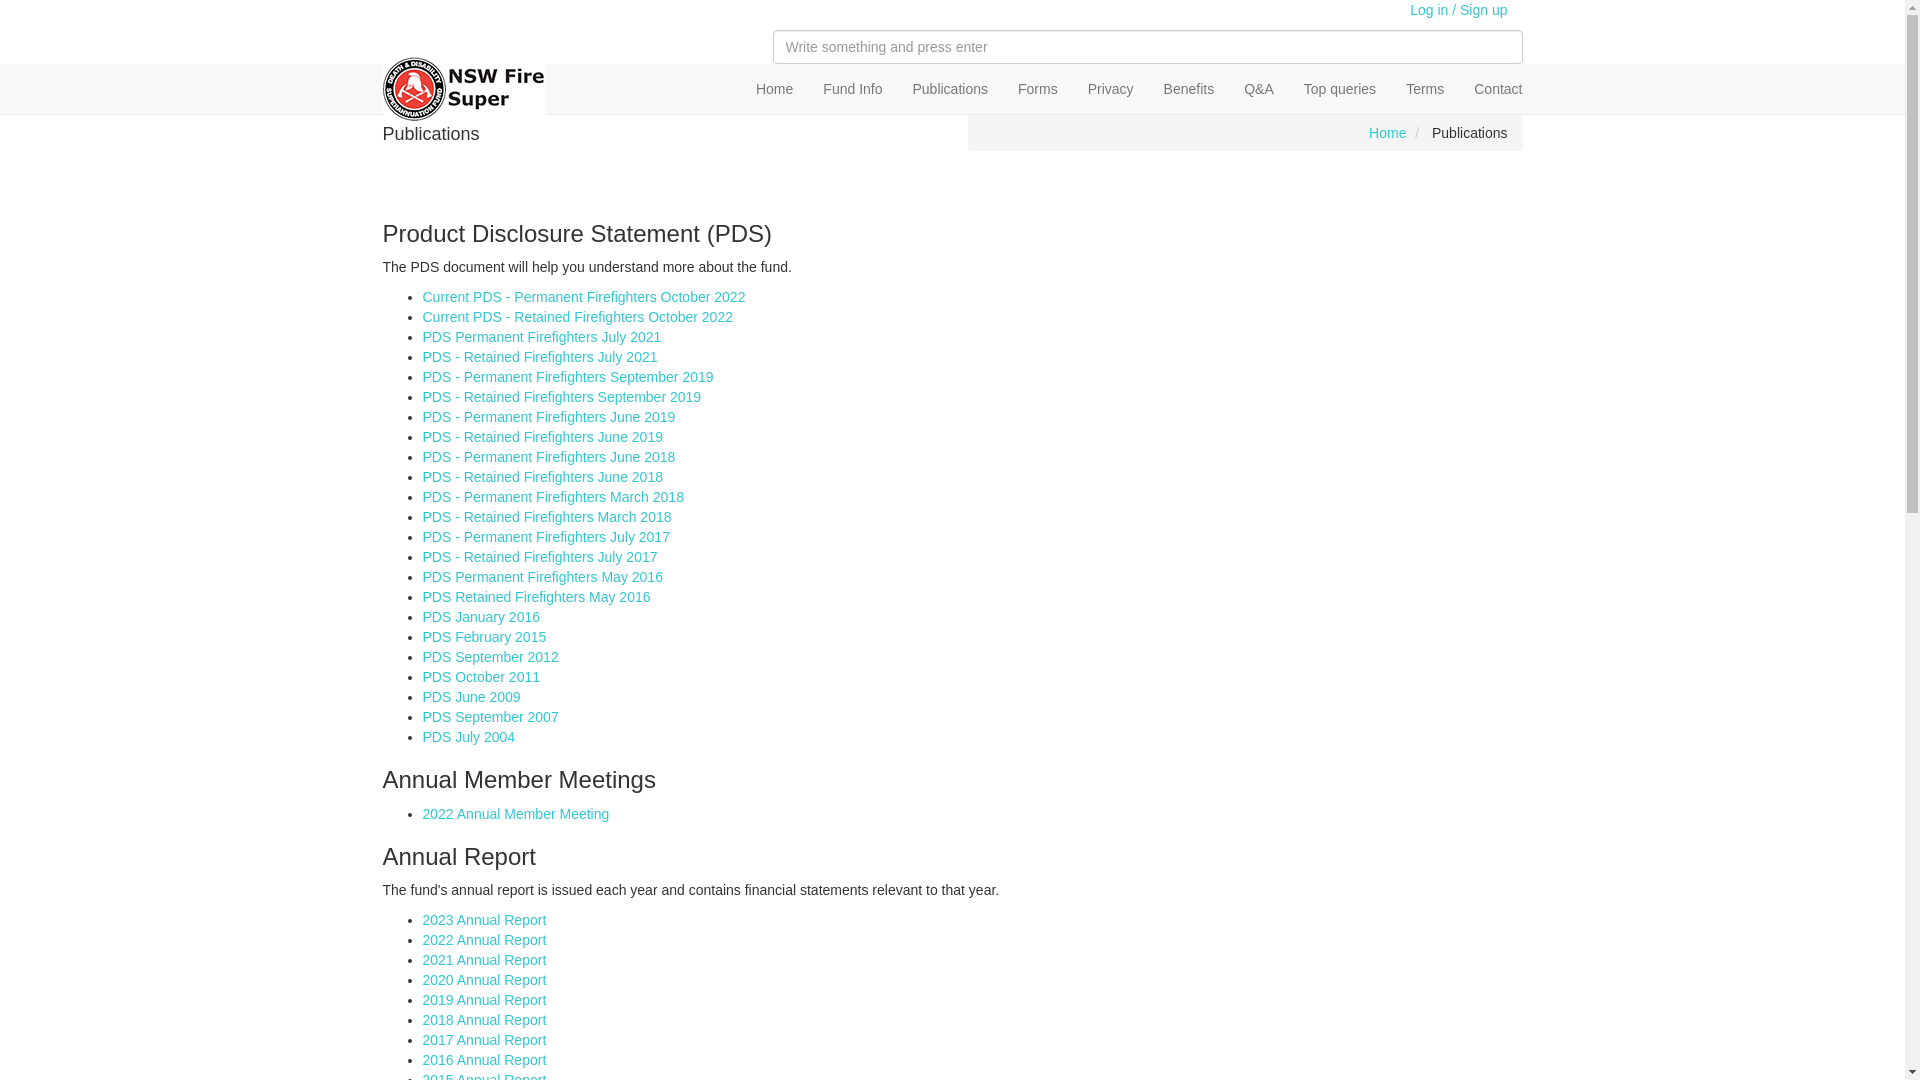 The width and height of the screenshot is (1920, 1080). What do you see at coordinates (1109, 87) in the screenshot?
I see `'Privacy'` at bounding box center [1109, 87].